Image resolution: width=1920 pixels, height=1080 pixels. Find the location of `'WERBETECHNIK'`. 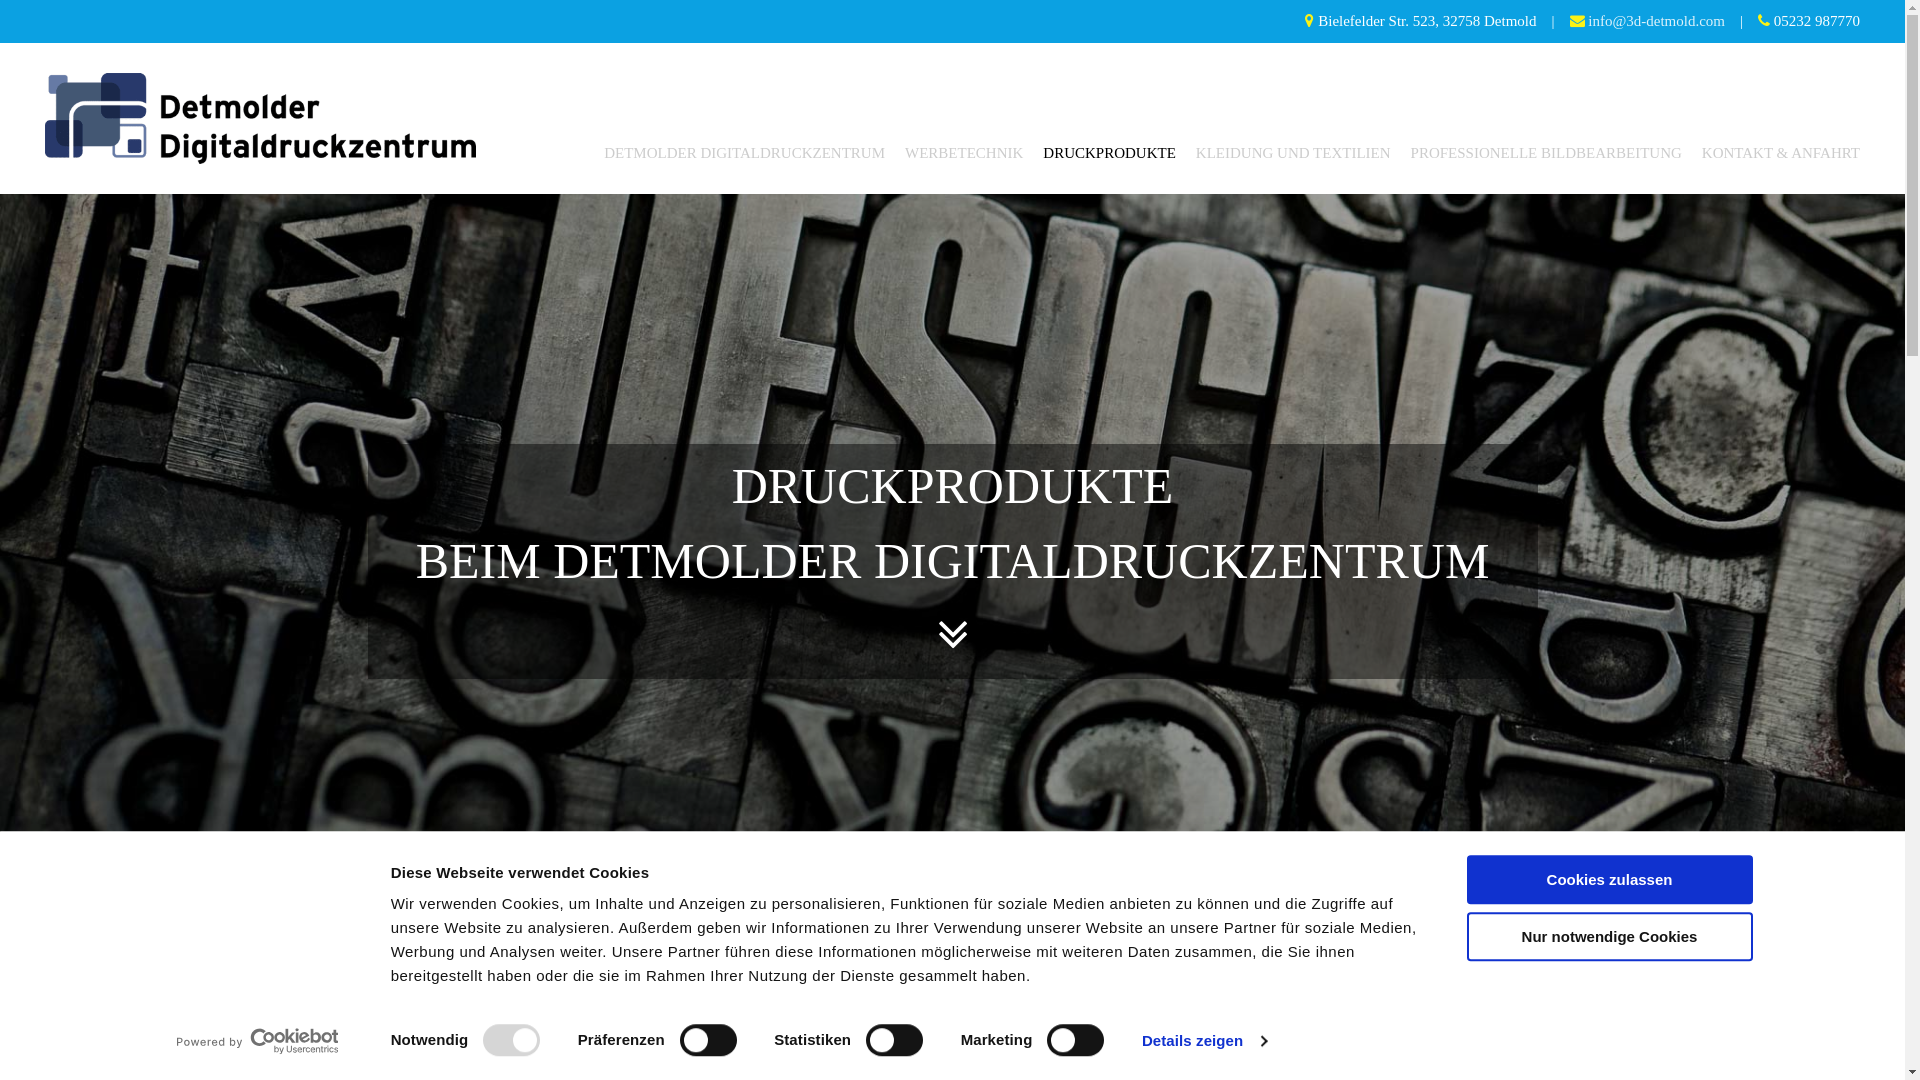

'WERBETECHNIK' is located at coordinates (953, 153).